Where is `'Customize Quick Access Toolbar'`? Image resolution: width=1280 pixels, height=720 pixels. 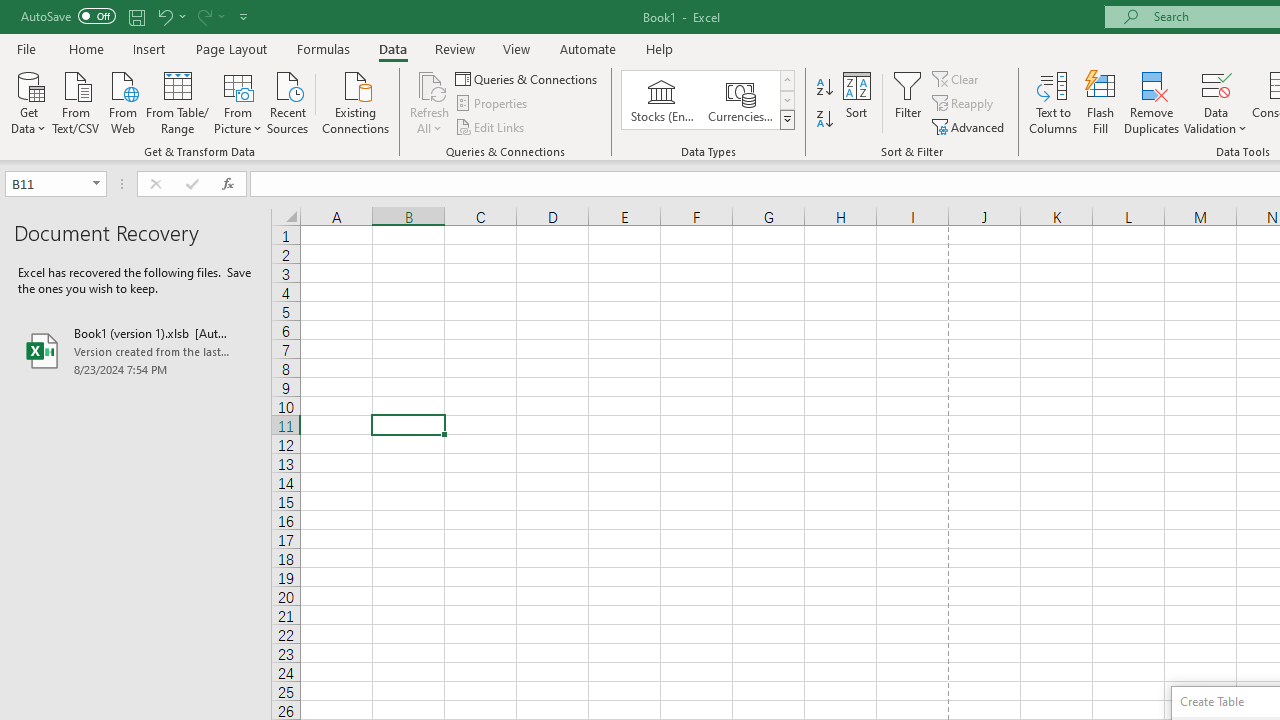
'Customize Quick Access Toolbar' is located at coordinates (243, 16).